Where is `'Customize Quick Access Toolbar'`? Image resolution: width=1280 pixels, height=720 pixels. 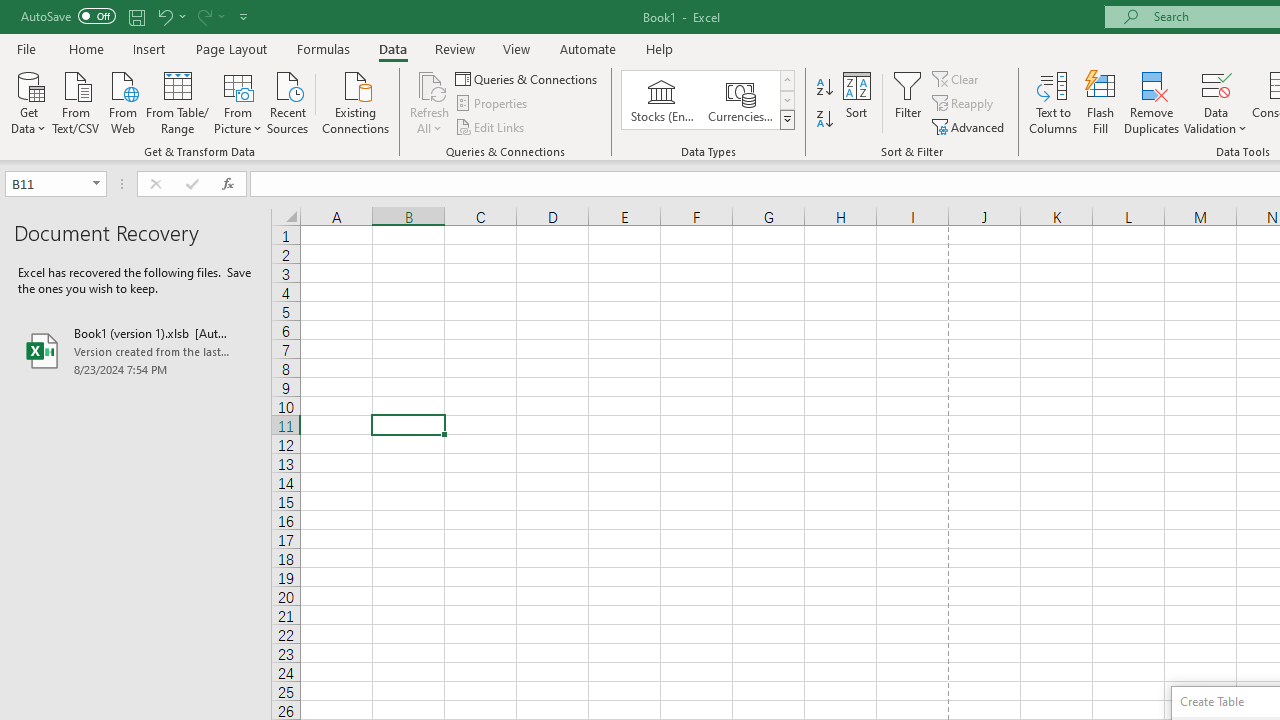
'Customize Quick Access Toolbar' is located at coordinates (243, 16).